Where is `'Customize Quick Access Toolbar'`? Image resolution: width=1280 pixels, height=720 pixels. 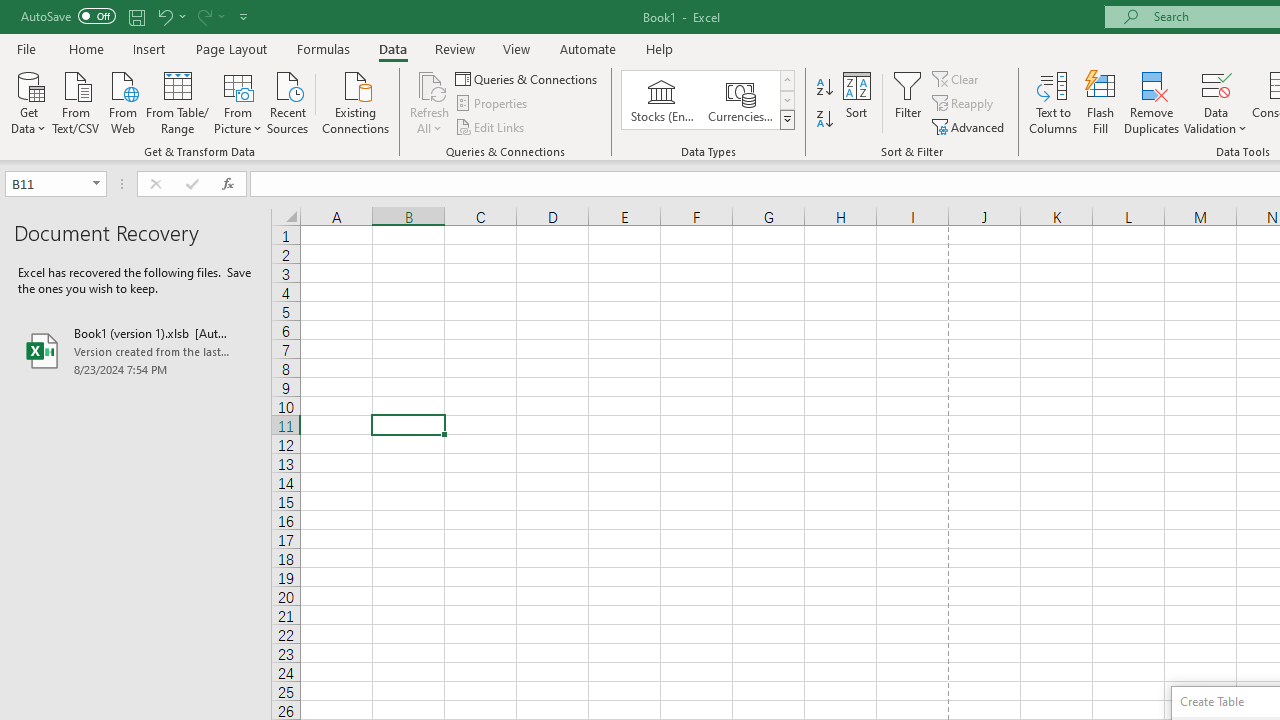
'Customize Quick Access Toolbar' is located at coordinates (243, 16).